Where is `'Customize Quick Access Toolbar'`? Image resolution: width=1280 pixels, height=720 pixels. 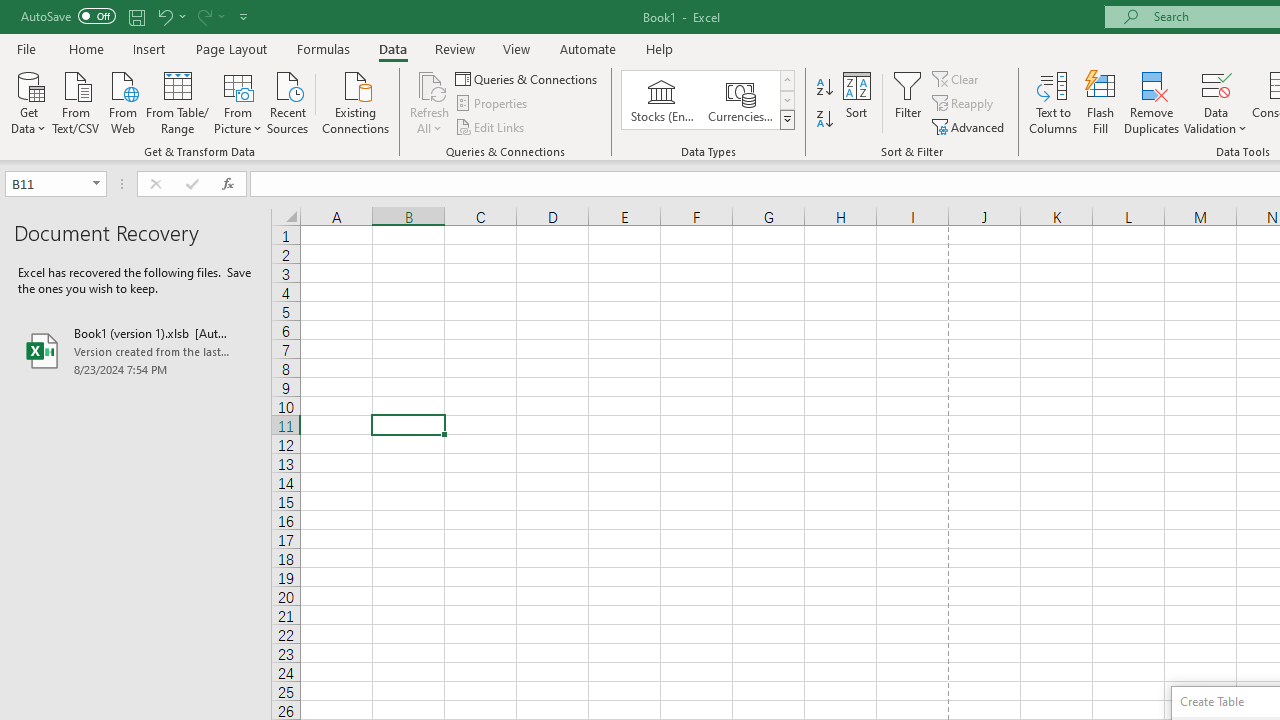
'Customize Quick Access Toolbar' is located at coordinates (243, 16).